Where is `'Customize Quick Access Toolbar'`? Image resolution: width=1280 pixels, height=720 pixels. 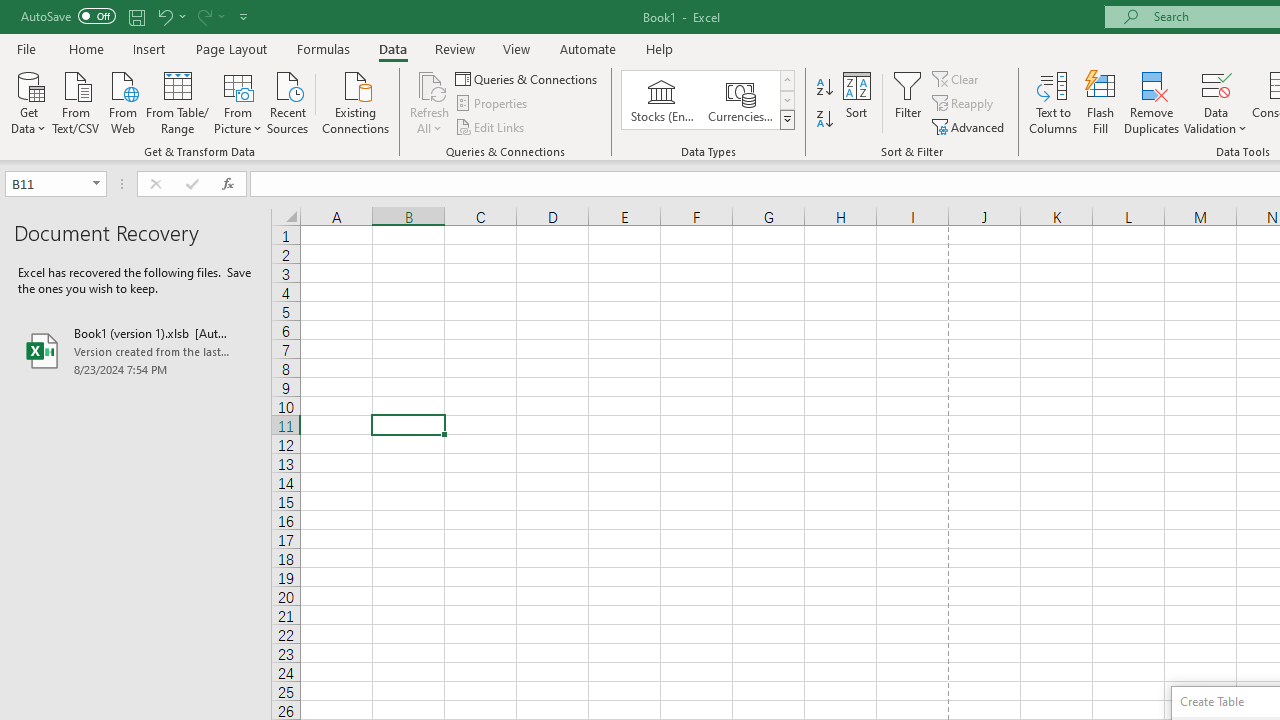
'Customize Quick Access Toolbar' is located at coordinates (243, 16).